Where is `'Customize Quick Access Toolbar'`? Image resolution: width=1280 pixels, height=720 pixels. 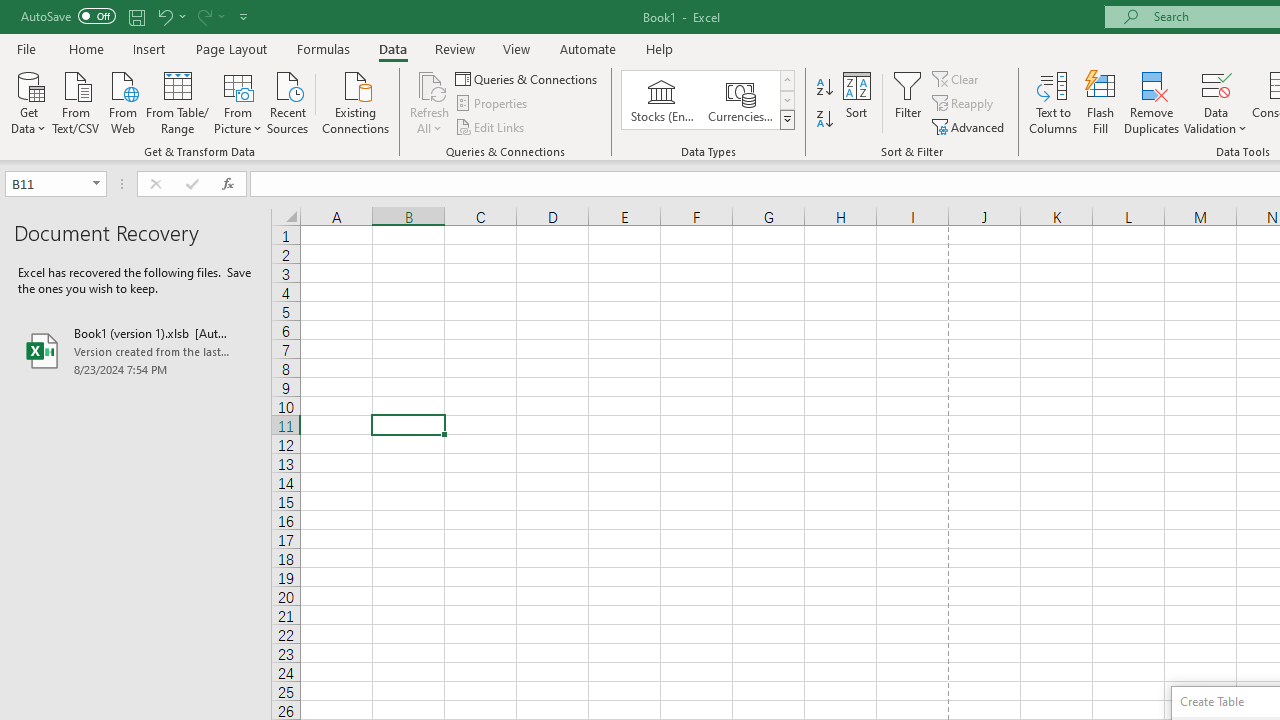
'Customize Quick Access Toolbar' is located at coordinates (243, 16).